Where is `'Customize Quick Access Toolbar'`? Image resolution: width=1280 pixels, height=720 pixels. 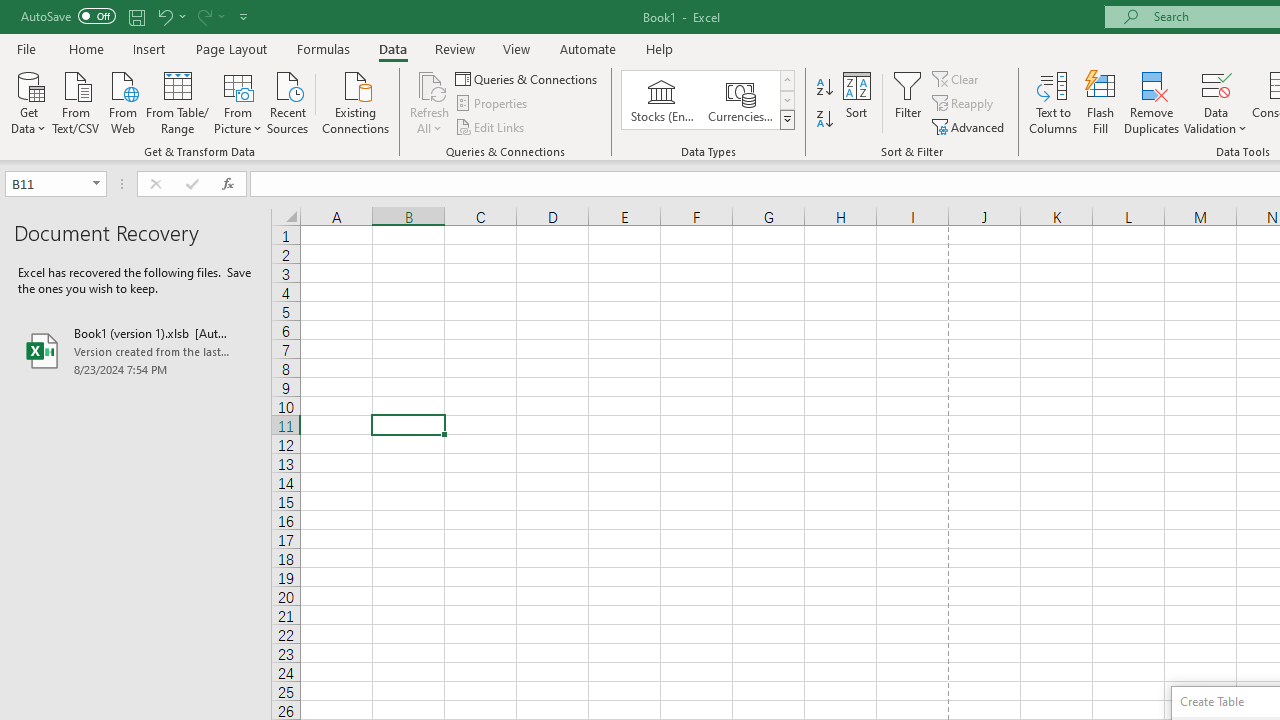
'Customize Quick Access Toolbar' is located at coordinates (243, 16).